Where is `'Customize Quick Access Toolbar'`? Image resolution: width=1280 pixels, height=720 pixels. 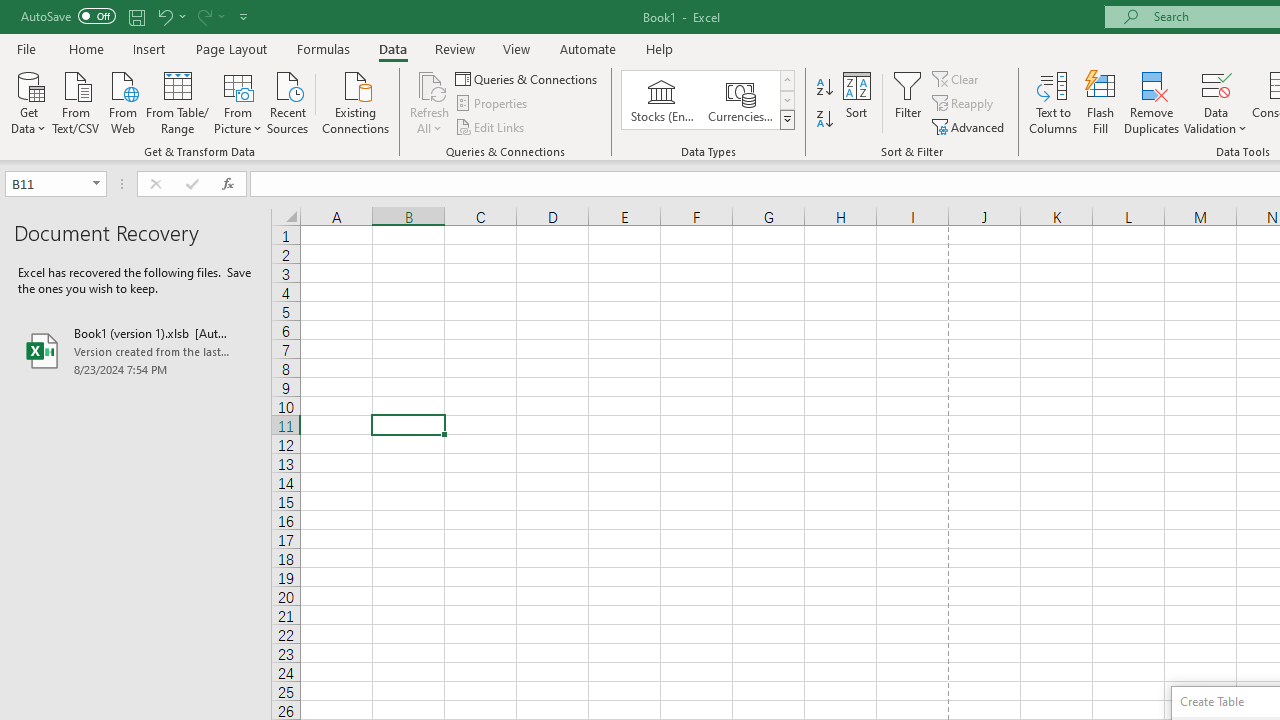
'Customize Quick Access Toolbar' is located at coordinates (243, 16).